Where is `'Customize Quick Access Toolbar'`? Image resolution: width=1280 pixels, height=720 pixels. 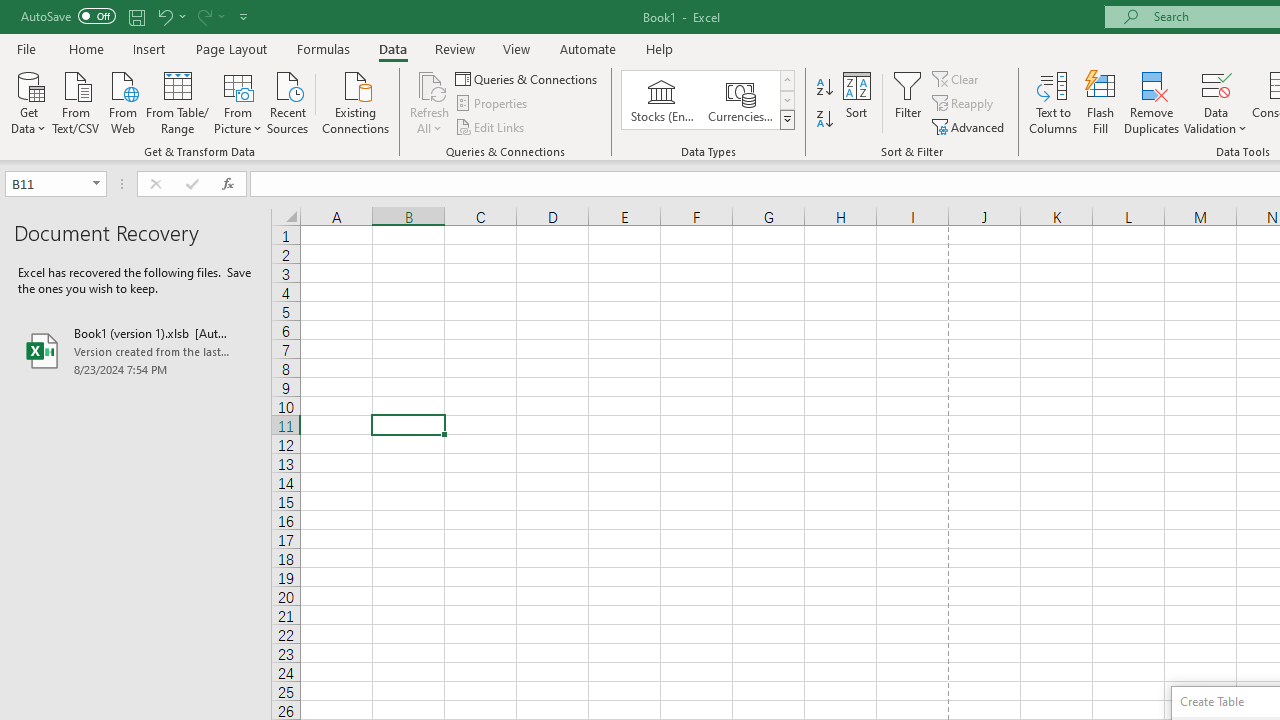
'Customize Quick Access Toolbar' is located at coordinates (243, 16).